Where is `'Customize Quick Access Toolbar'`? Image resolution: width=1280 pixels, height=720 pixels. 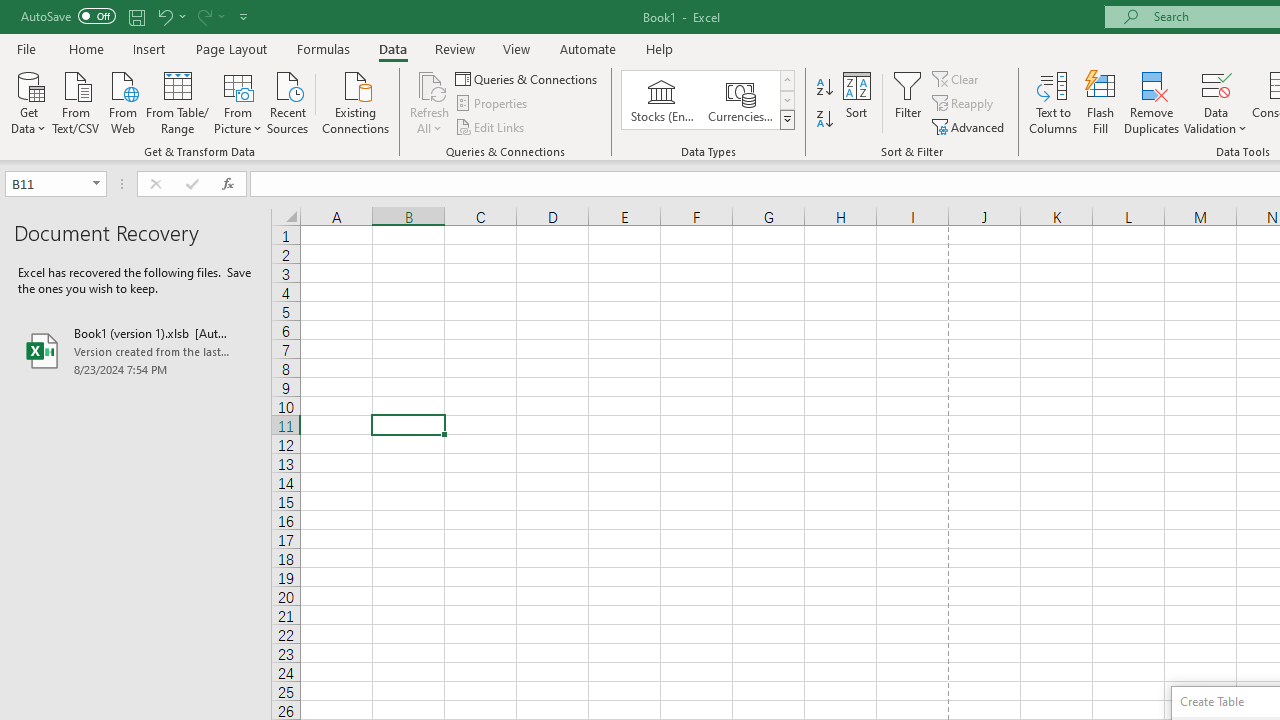
'Customize Quick Access Toolbar' is located at coordinates (243, 16).